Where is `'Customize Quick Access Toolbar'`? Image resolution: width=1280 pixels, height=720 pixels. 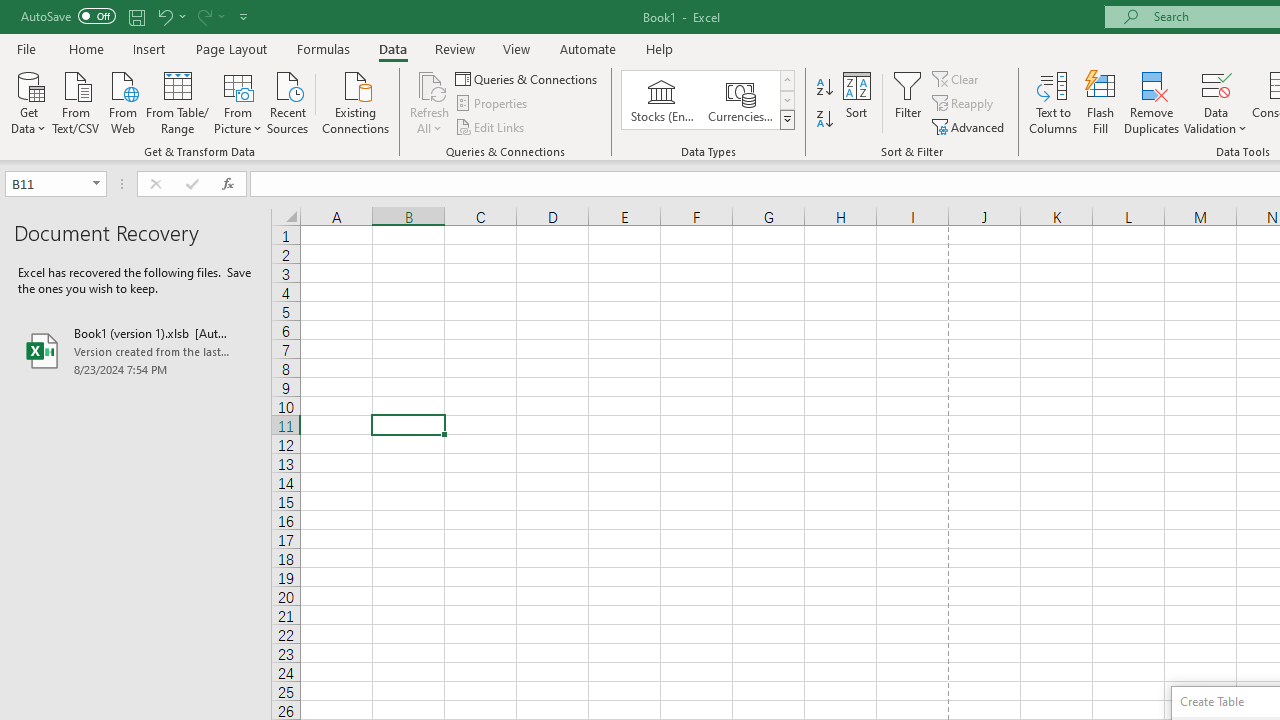
'Customize Quick Access Toolbar' is located at coordinates (243, 16).